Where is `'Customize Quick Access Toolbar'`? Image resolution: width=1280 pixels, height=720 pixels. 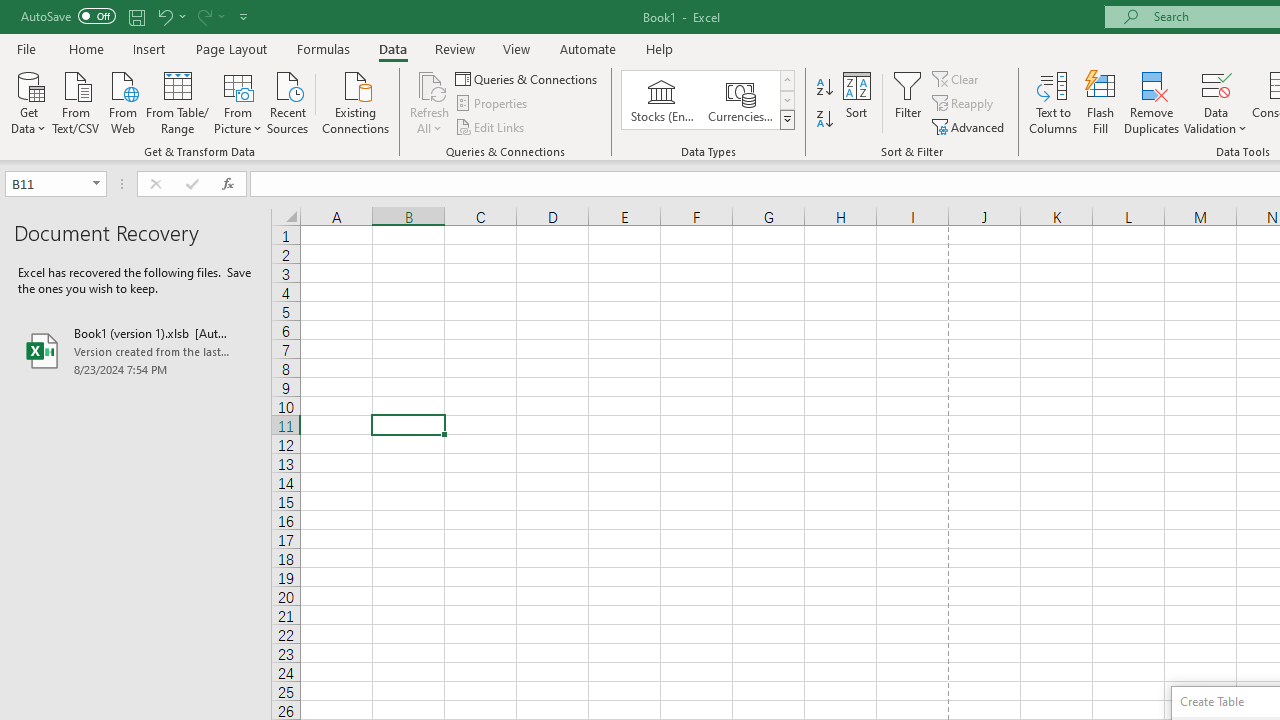
'Customize Quick Access Toolbar' is located at coordinates (243, 16).